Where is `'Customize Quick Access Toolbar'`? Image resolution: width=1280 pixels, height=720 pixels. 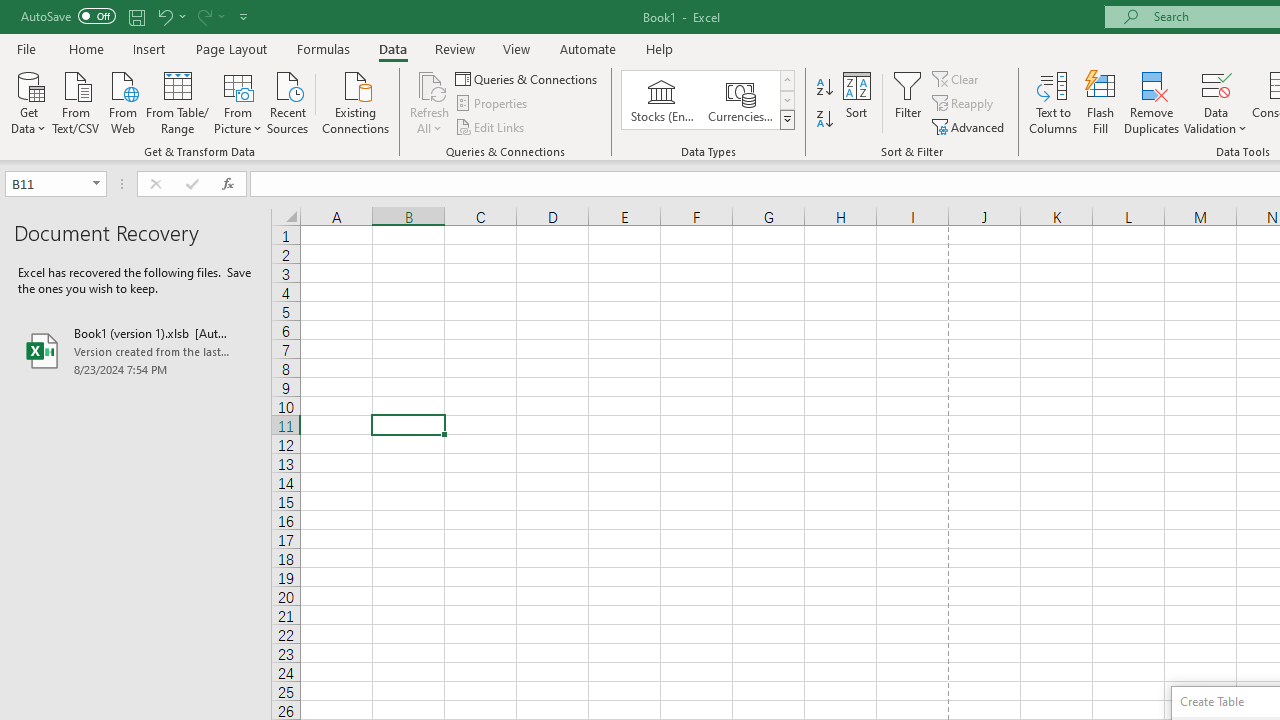
'Customize Quick Access Toolbar' is located at coordinates (243, 16).